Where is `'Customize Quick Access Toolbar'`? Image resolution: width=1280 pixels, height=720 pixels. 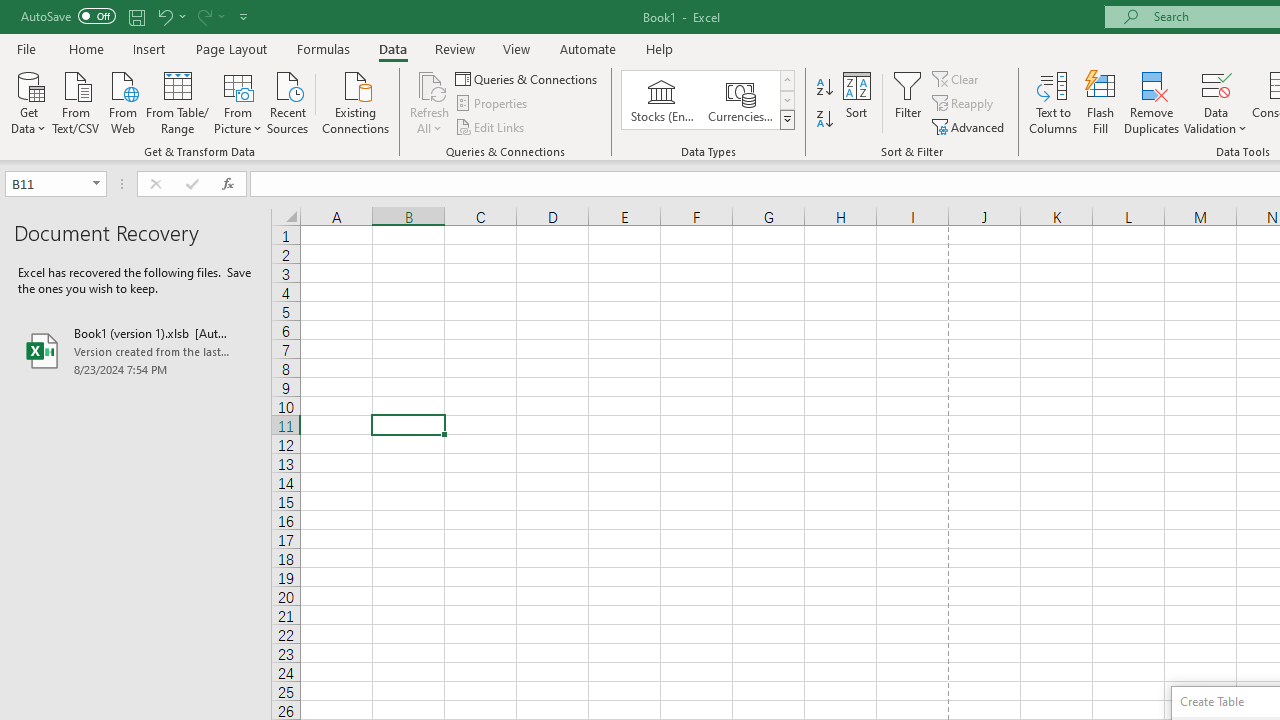
'Customize Quick Access Toolbar' is located at coordinates (243, 16).